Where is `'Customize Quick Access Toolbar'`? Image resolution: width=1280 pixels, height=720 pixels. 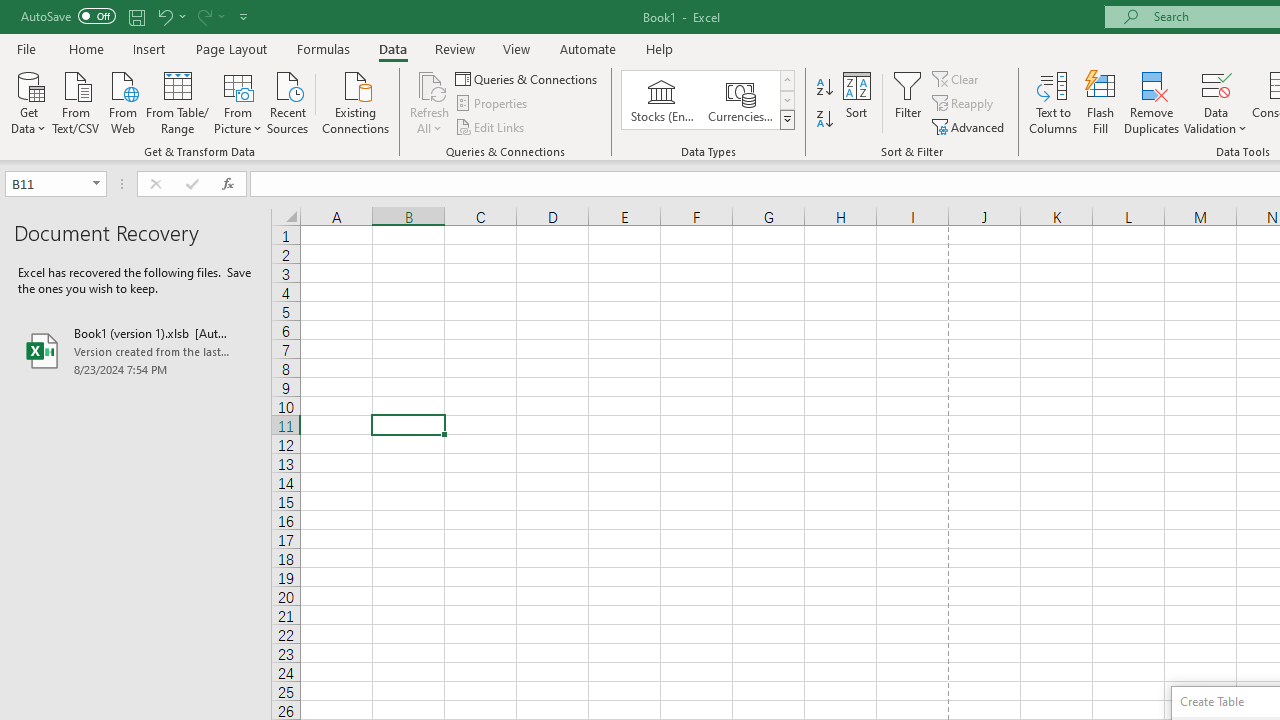
'Customize Quick Access Toolbar' is located at coordinates (243, 16).